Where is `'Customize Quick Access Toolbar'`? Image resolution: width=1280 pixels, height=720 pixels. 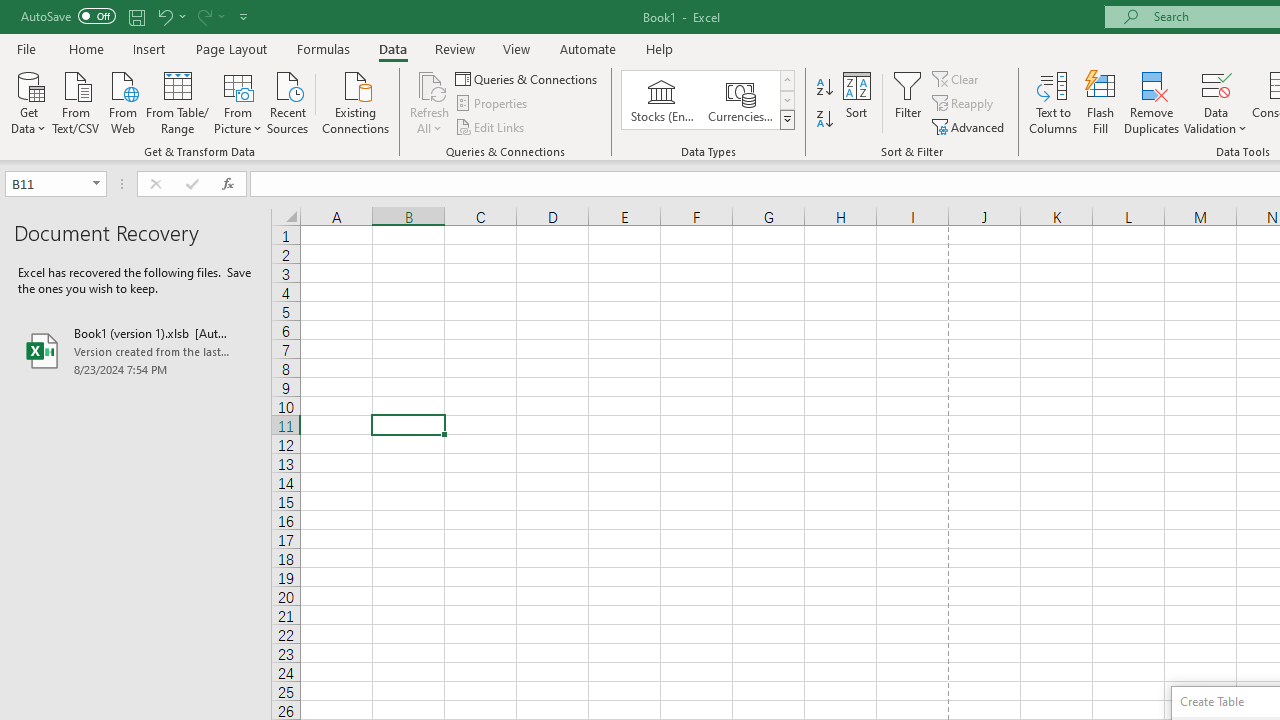
'Customize Quick Access Toolbar' is located at coordinates (243, 16).